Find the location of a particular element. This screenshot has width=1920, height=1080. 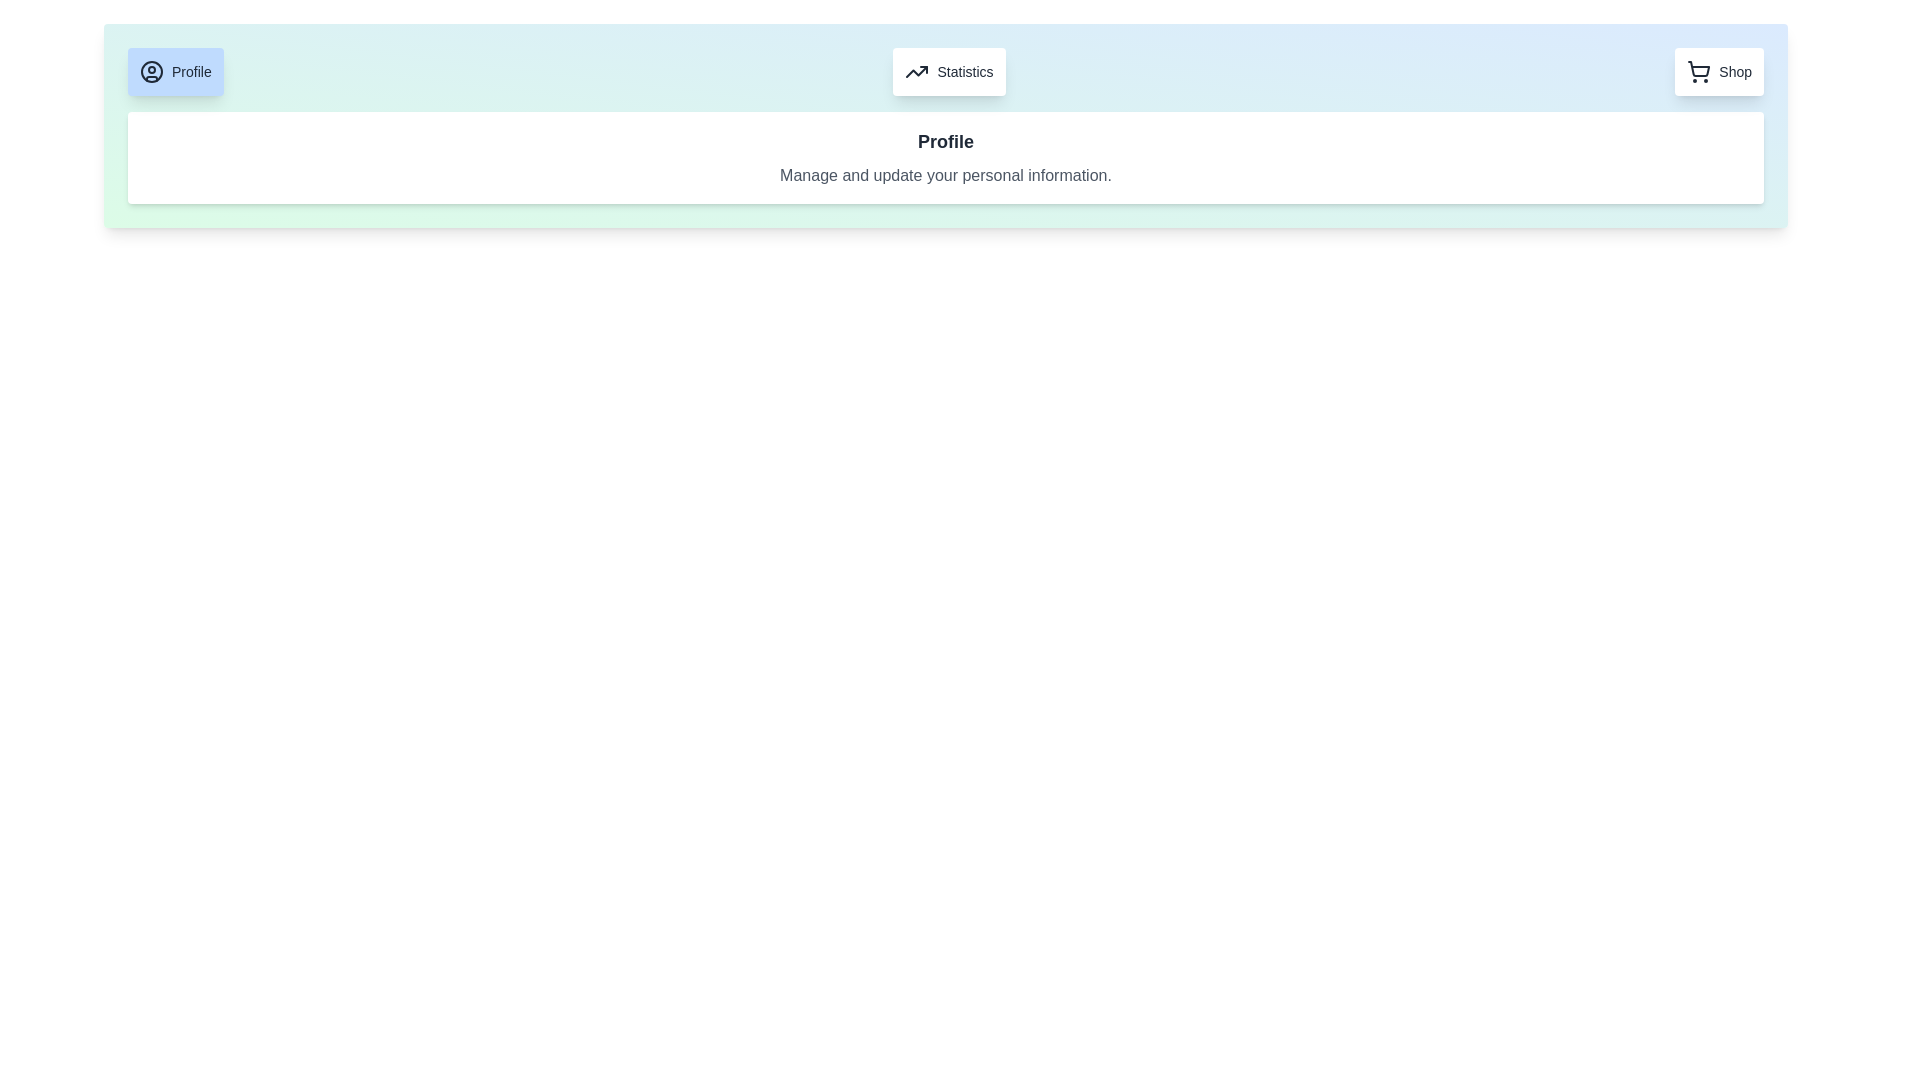

the second interactive button from the left that navigates to the 'Statistics' section to observe the scaling effect is located at coordinates (948, 71).